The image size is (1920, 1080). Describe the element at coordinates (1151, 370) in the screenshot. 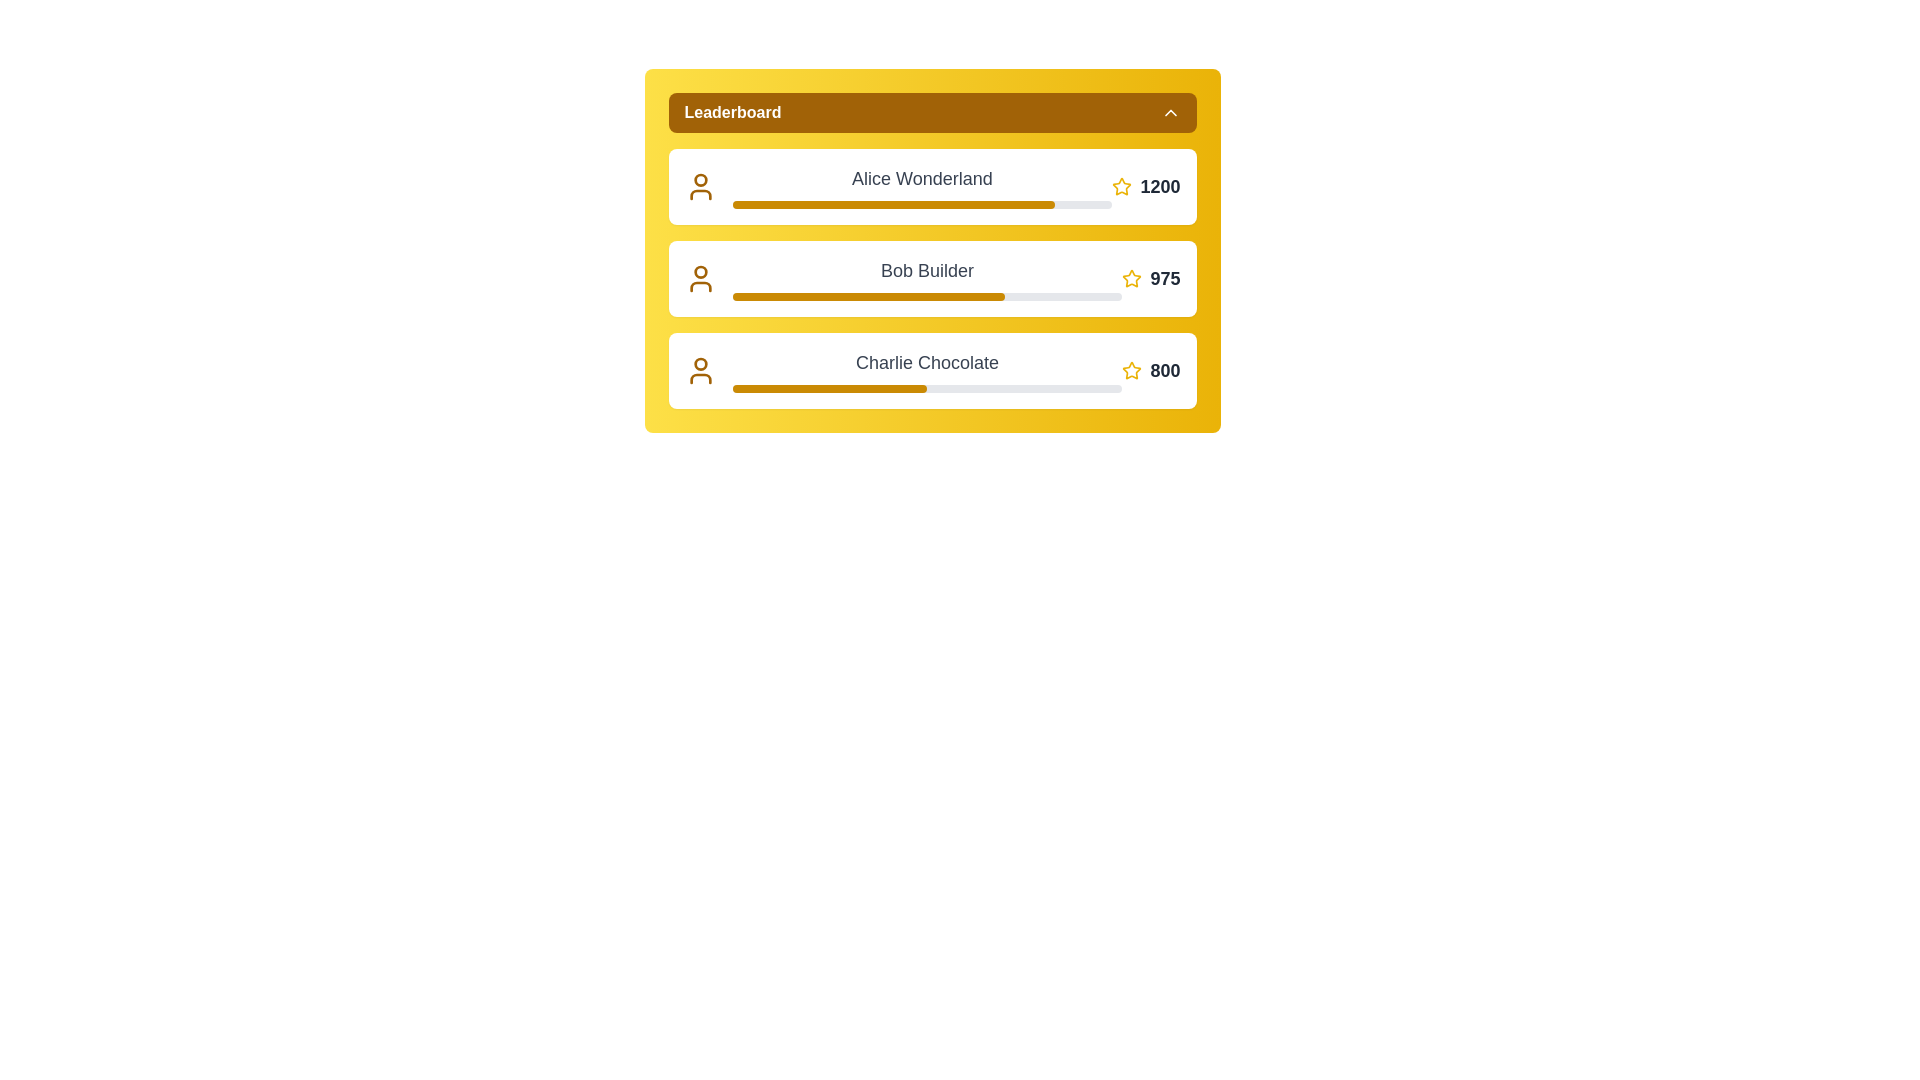

I see `score value displayed for the user 'Charlie Chocolate' on the leaderboard, located at the far-right side adjacent to the progress bar` at that location.